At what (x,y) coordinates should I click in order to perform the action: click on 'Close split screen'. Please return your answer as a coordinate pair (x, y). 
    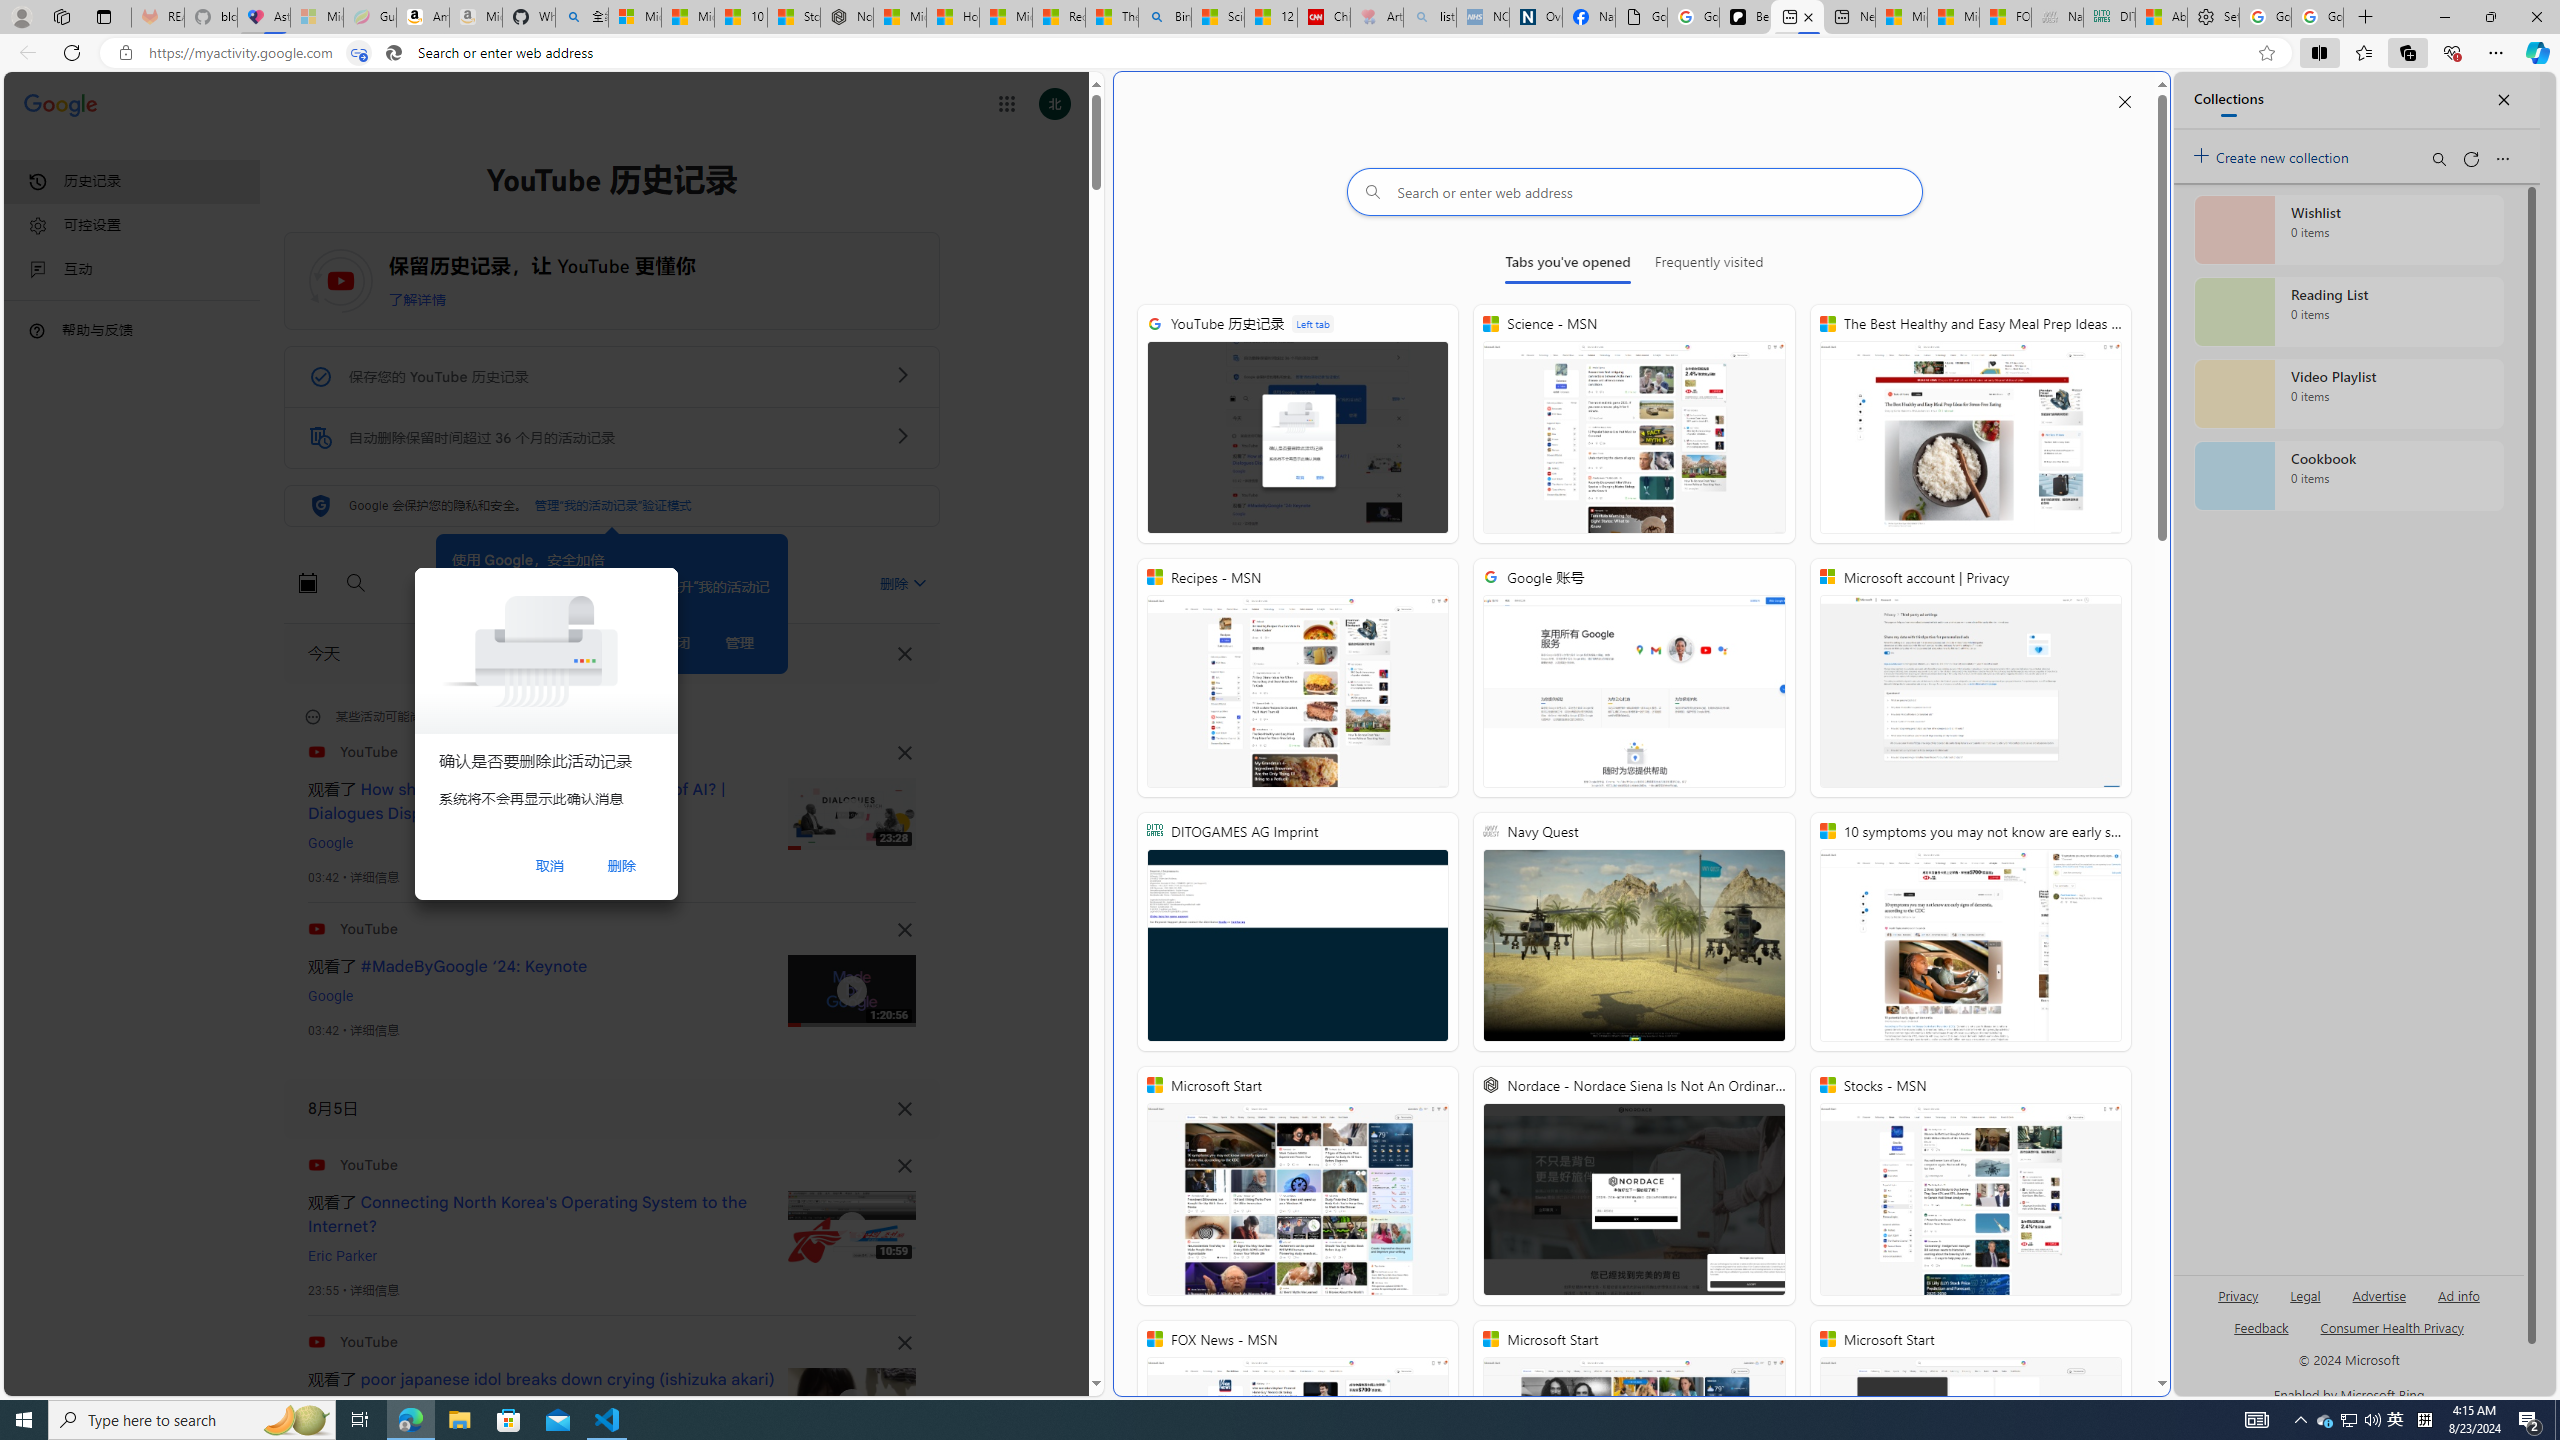
    Looking at the image, I should click on (2123, 100).